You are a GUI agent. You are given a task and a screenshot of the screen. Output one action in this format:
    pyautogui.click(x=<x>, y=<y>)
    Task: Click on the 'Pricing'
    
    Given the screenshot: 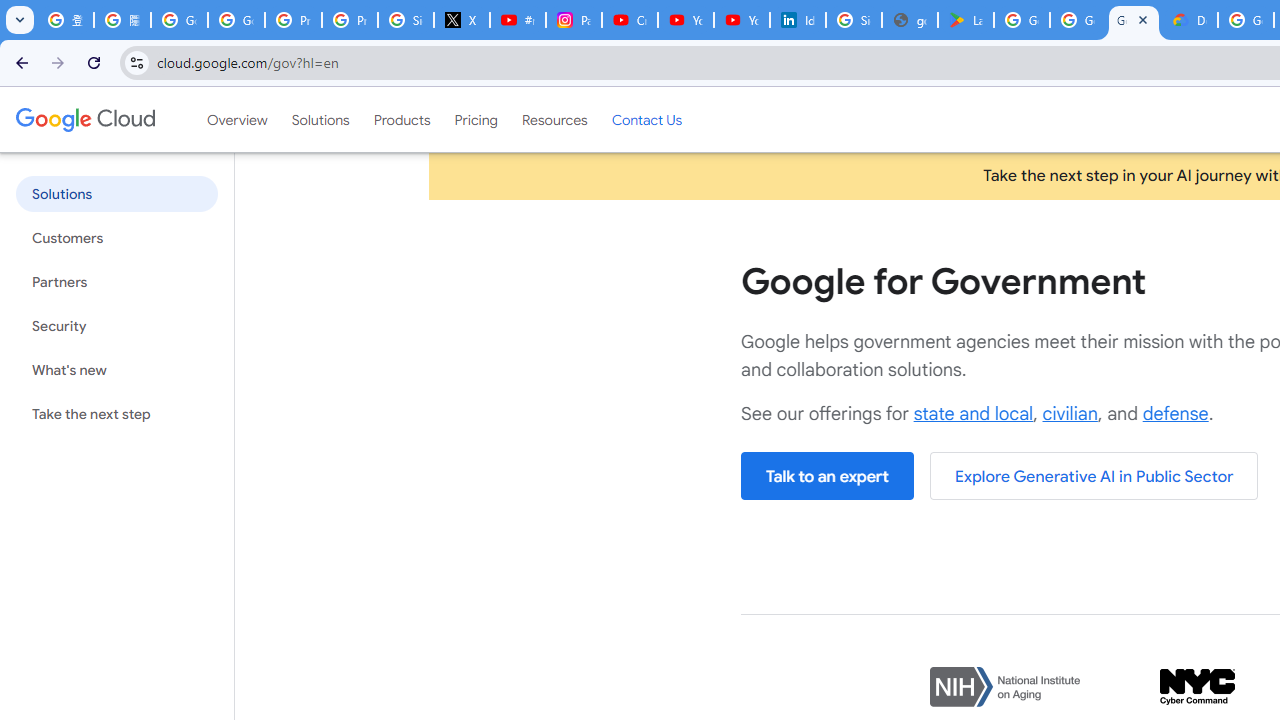 What is the action you would take?
    pyautogui.click(x=475, y=119)
    